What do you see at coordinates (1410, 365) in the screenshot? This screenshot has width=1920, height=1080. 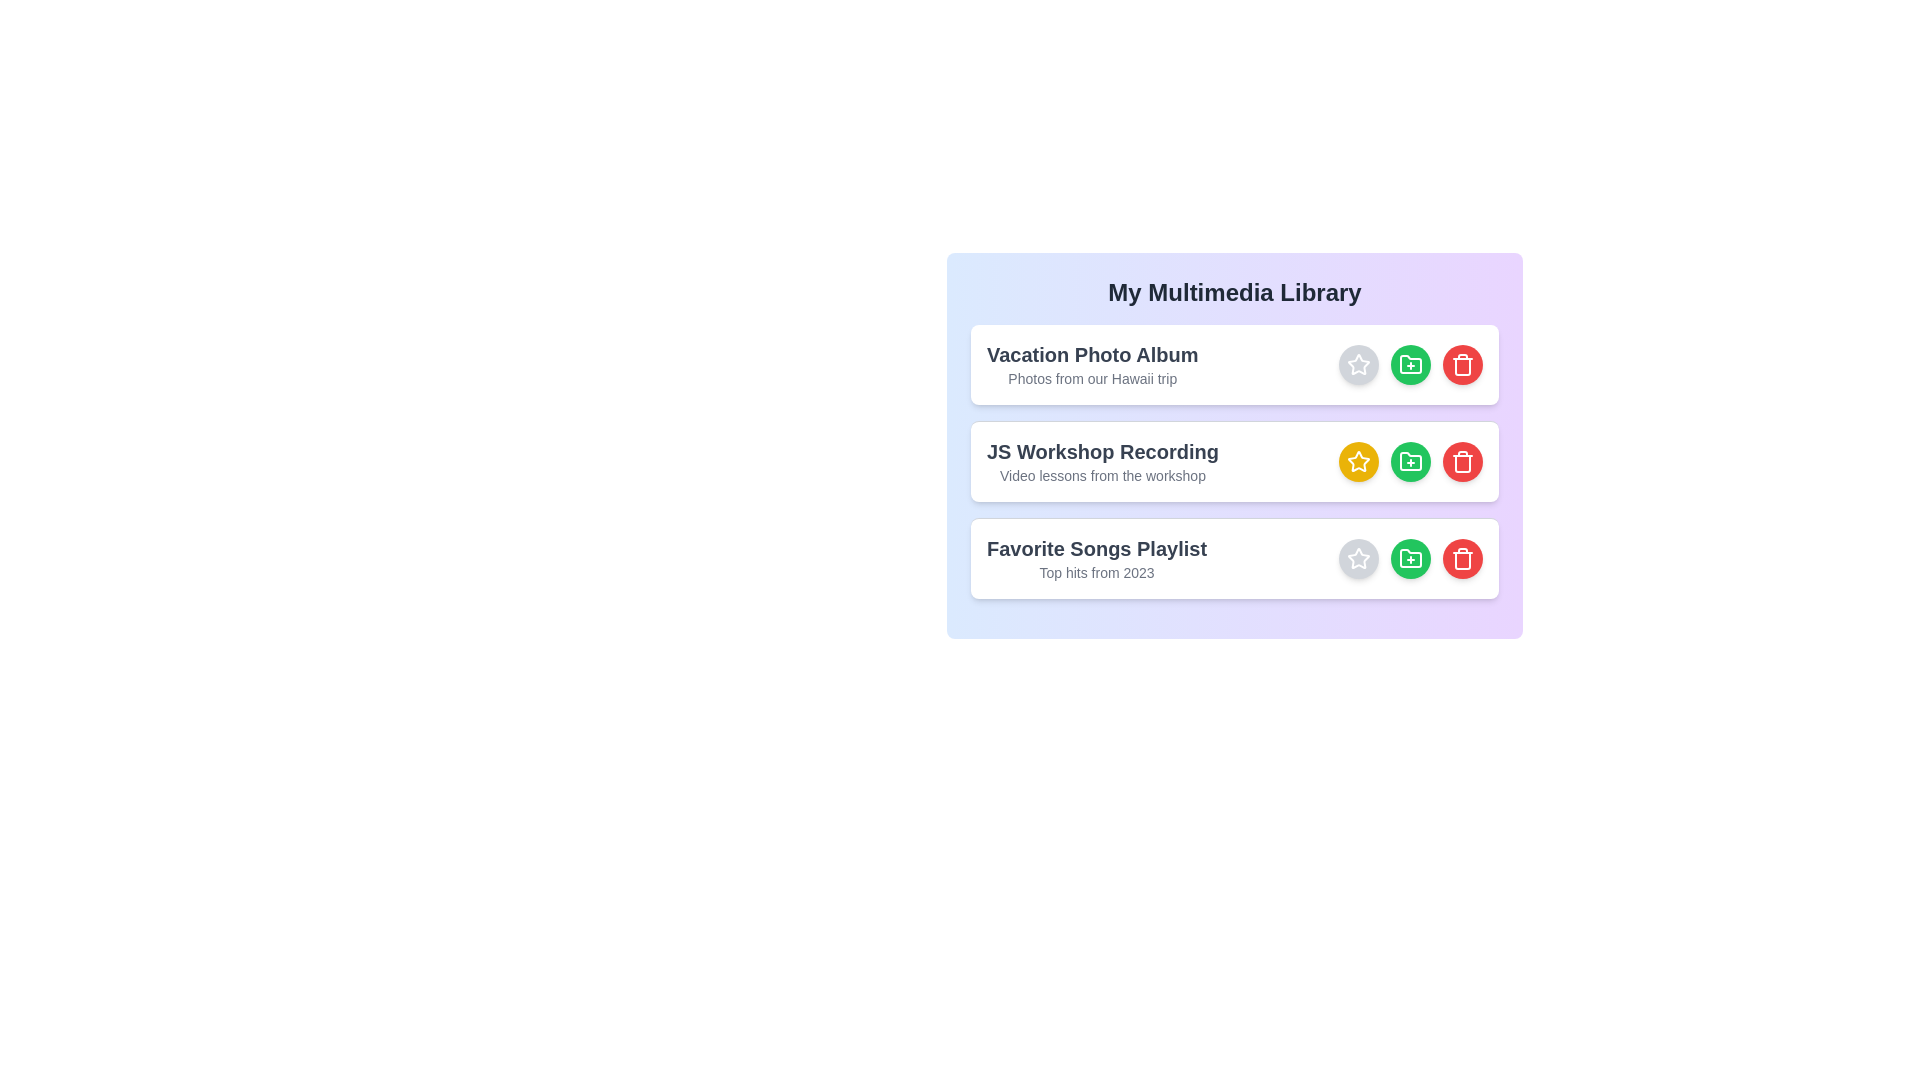 I see `the button located in the upper right section of the 'Vacation Photo Album' card` at bounding box center [1410, 365].